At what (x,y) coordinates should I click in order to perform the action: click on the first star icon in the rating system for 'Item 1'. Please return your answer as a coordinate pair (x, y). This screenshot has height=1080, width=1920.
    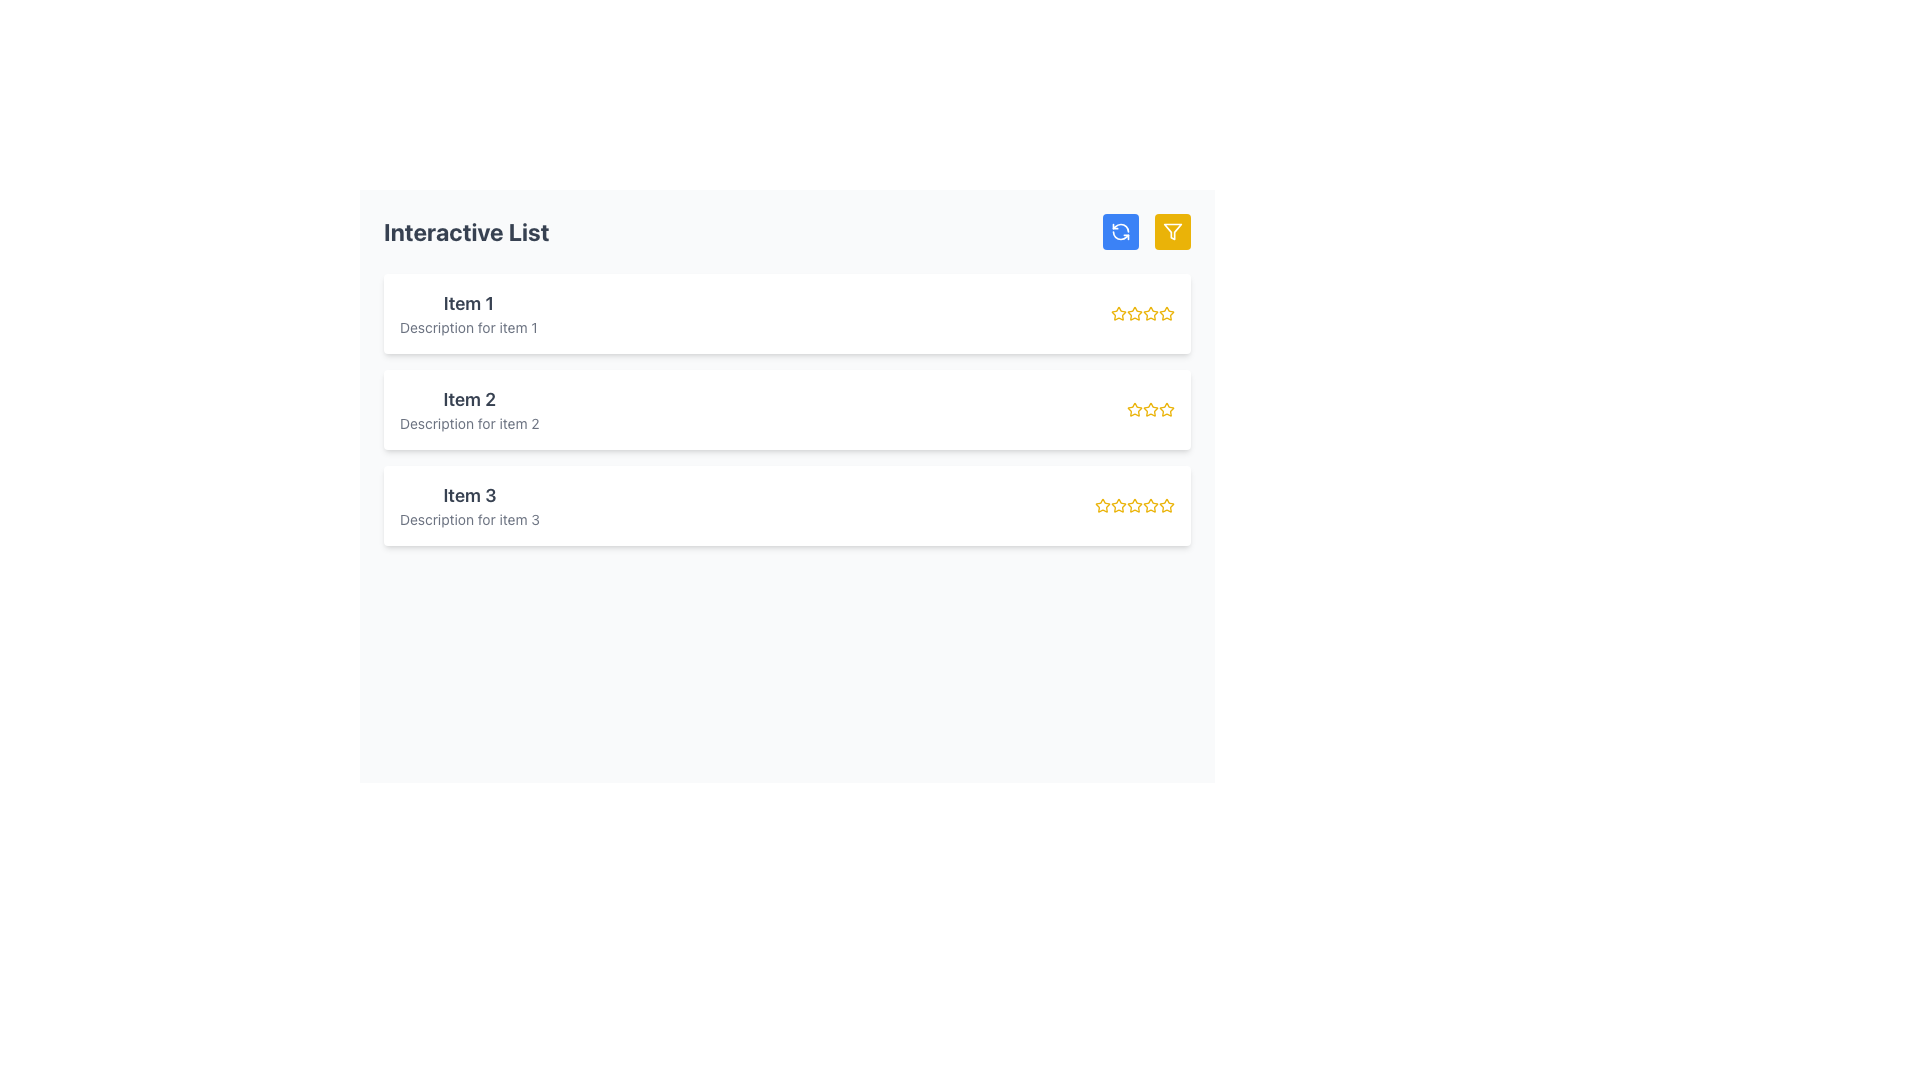
    Looking at the image, I should click on (1117, 313).